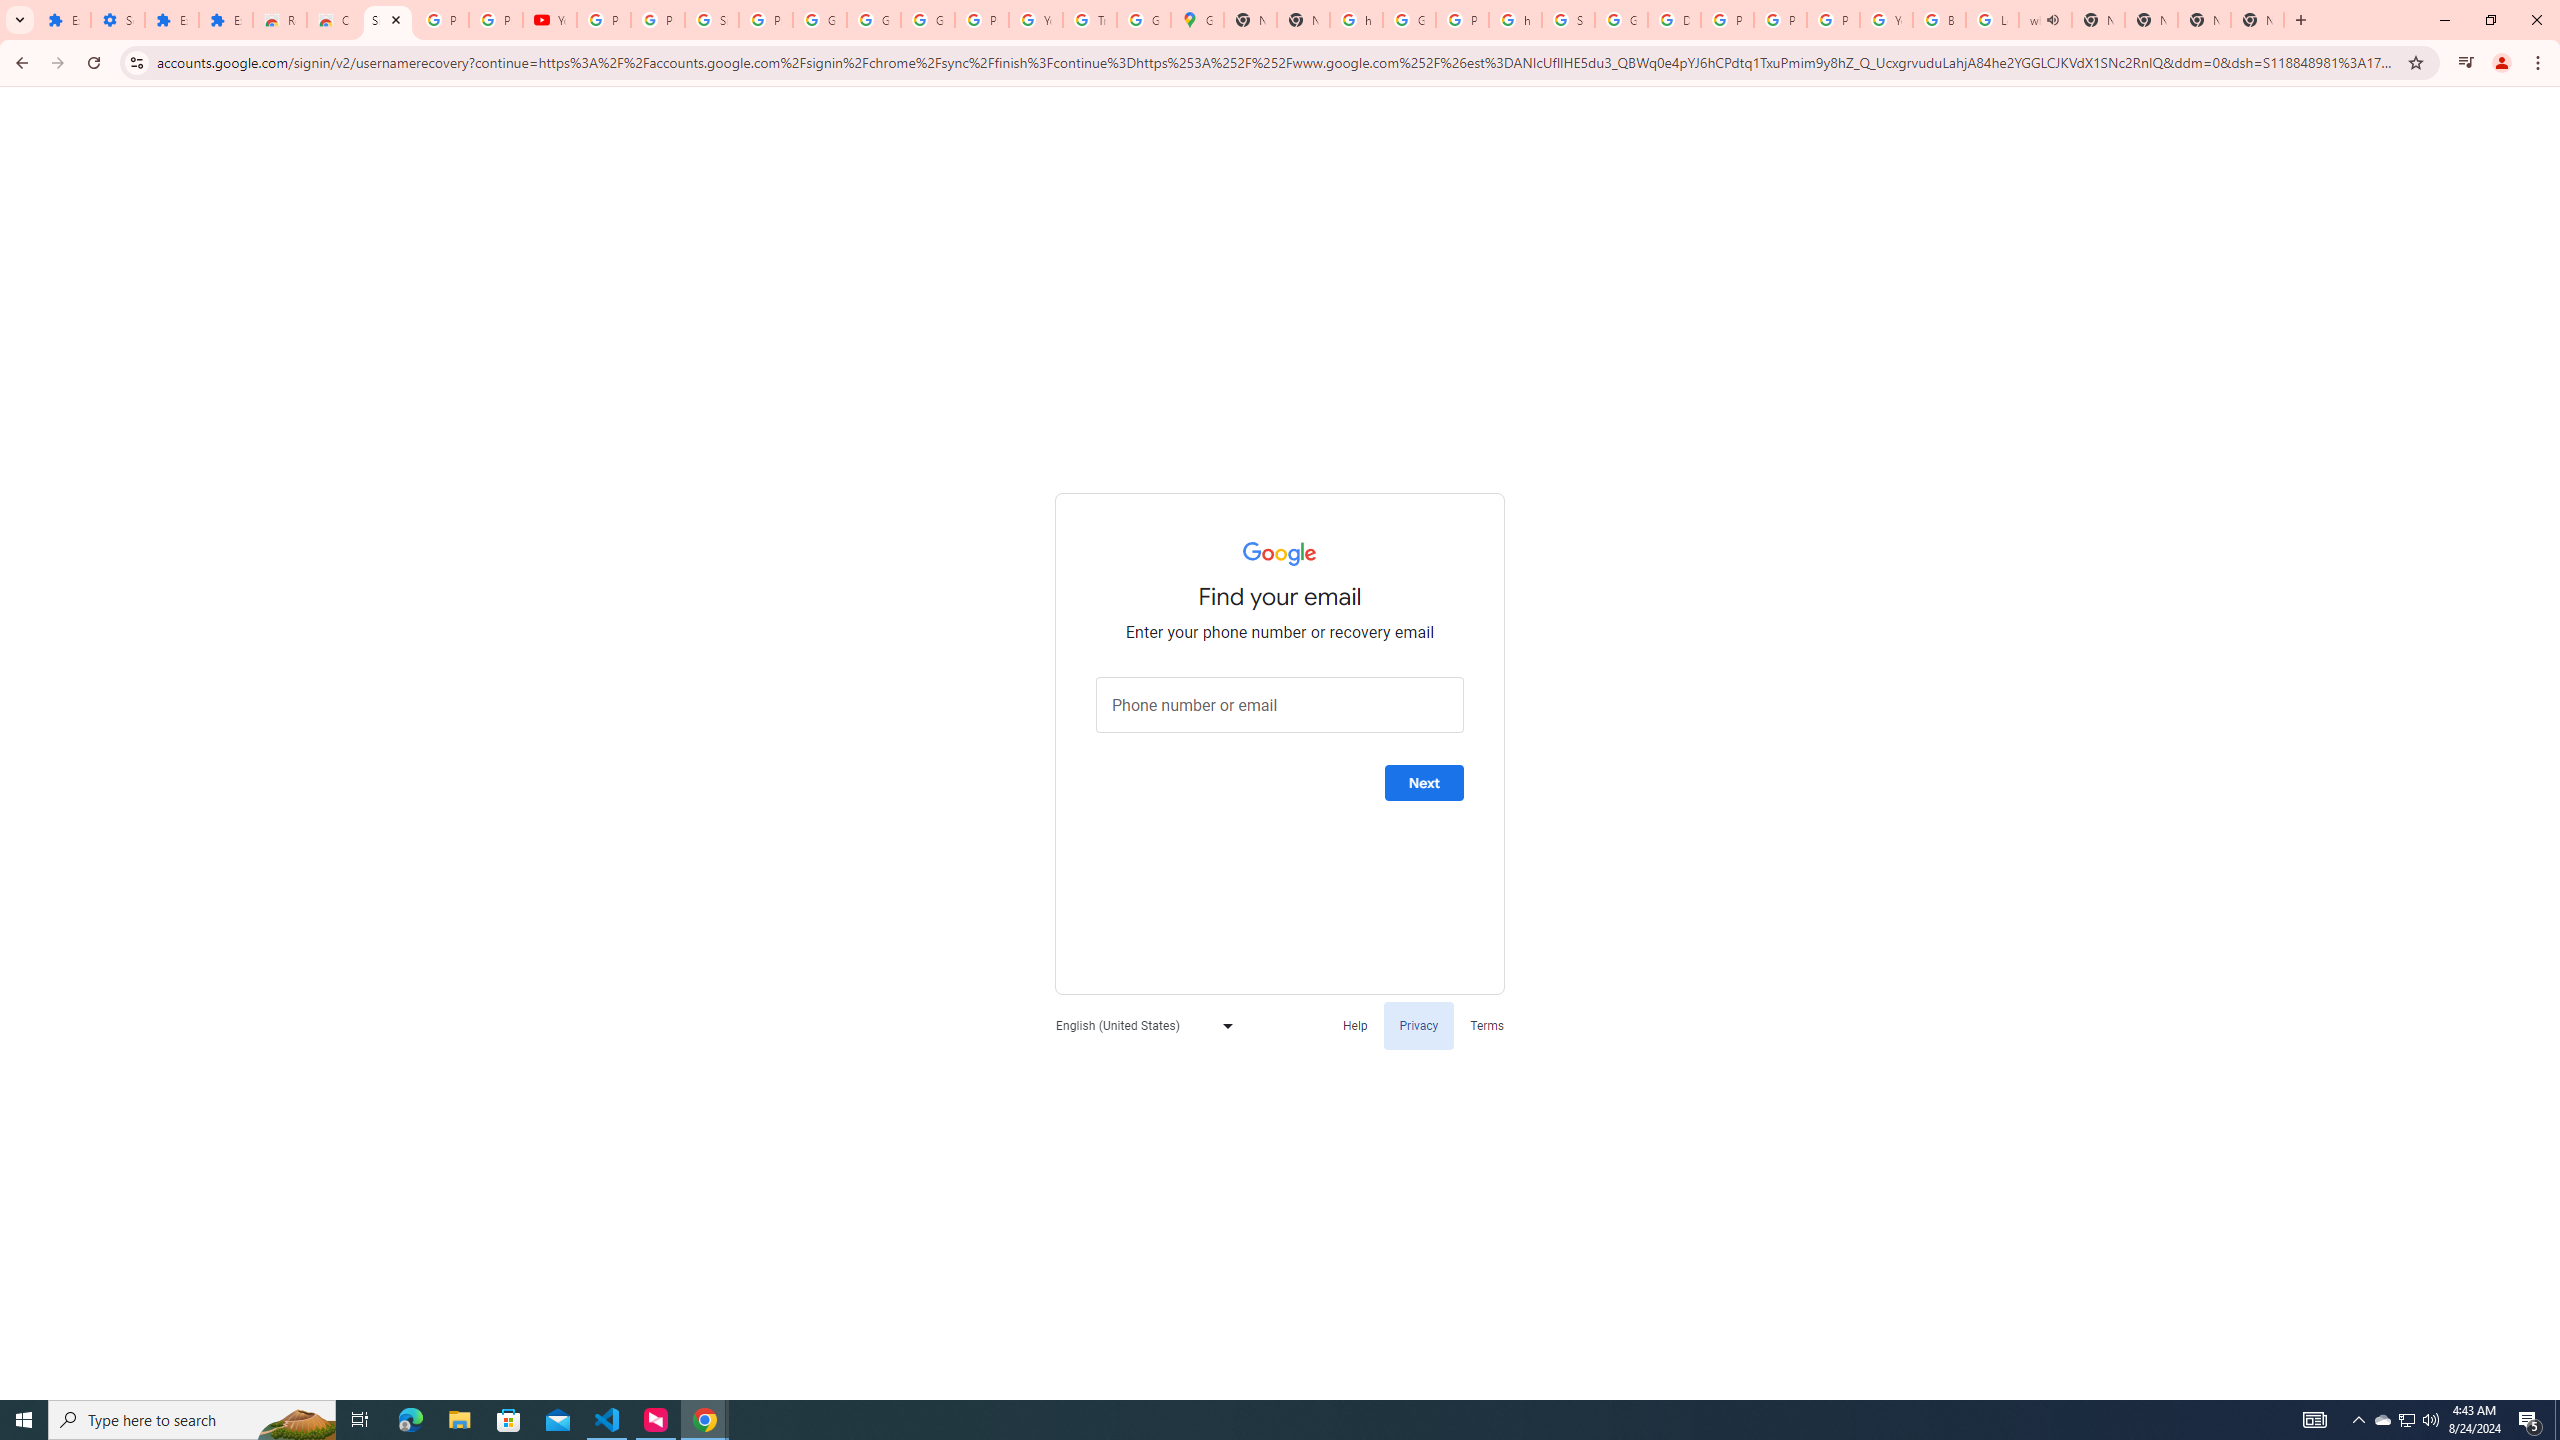 This screenshot has width=2560, height=1440. I want to click on 'Chrome Web Store - Themes', so click(334, 19).